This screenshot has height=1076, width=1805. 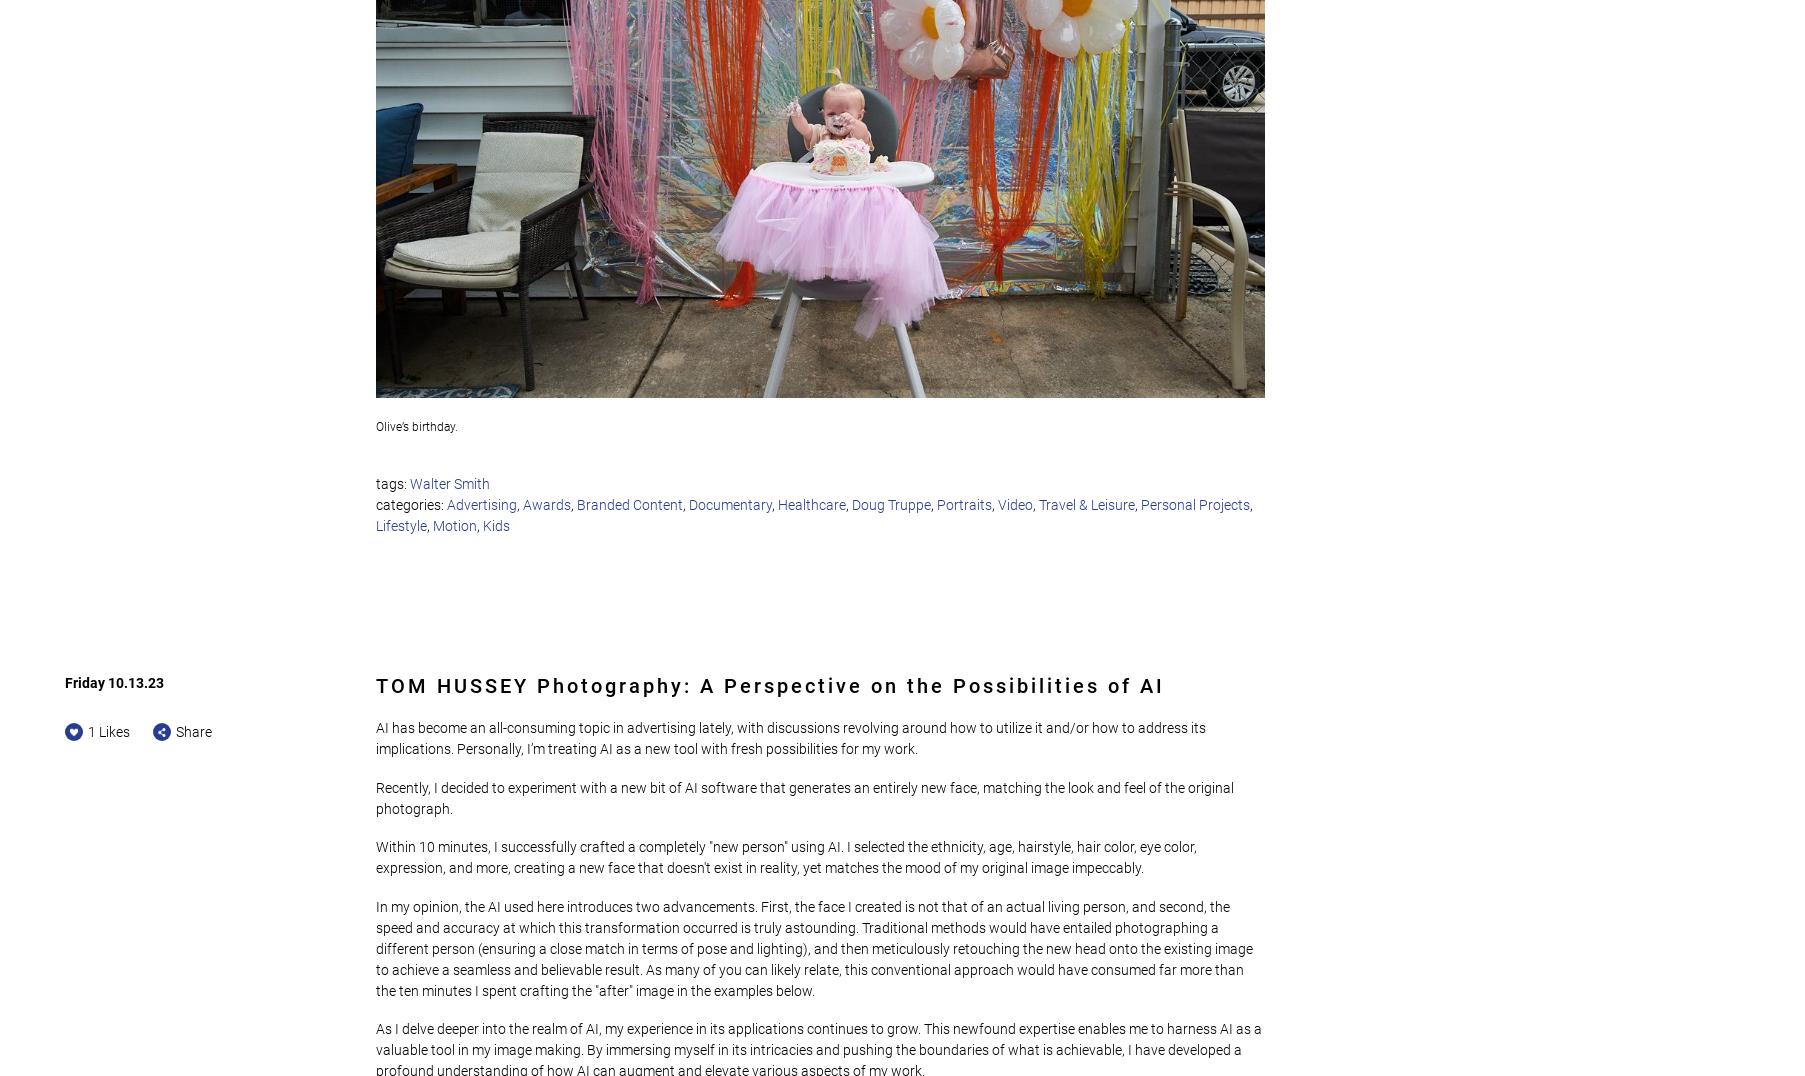 I want to click on 'Portraits', so click(x=964, y=504).